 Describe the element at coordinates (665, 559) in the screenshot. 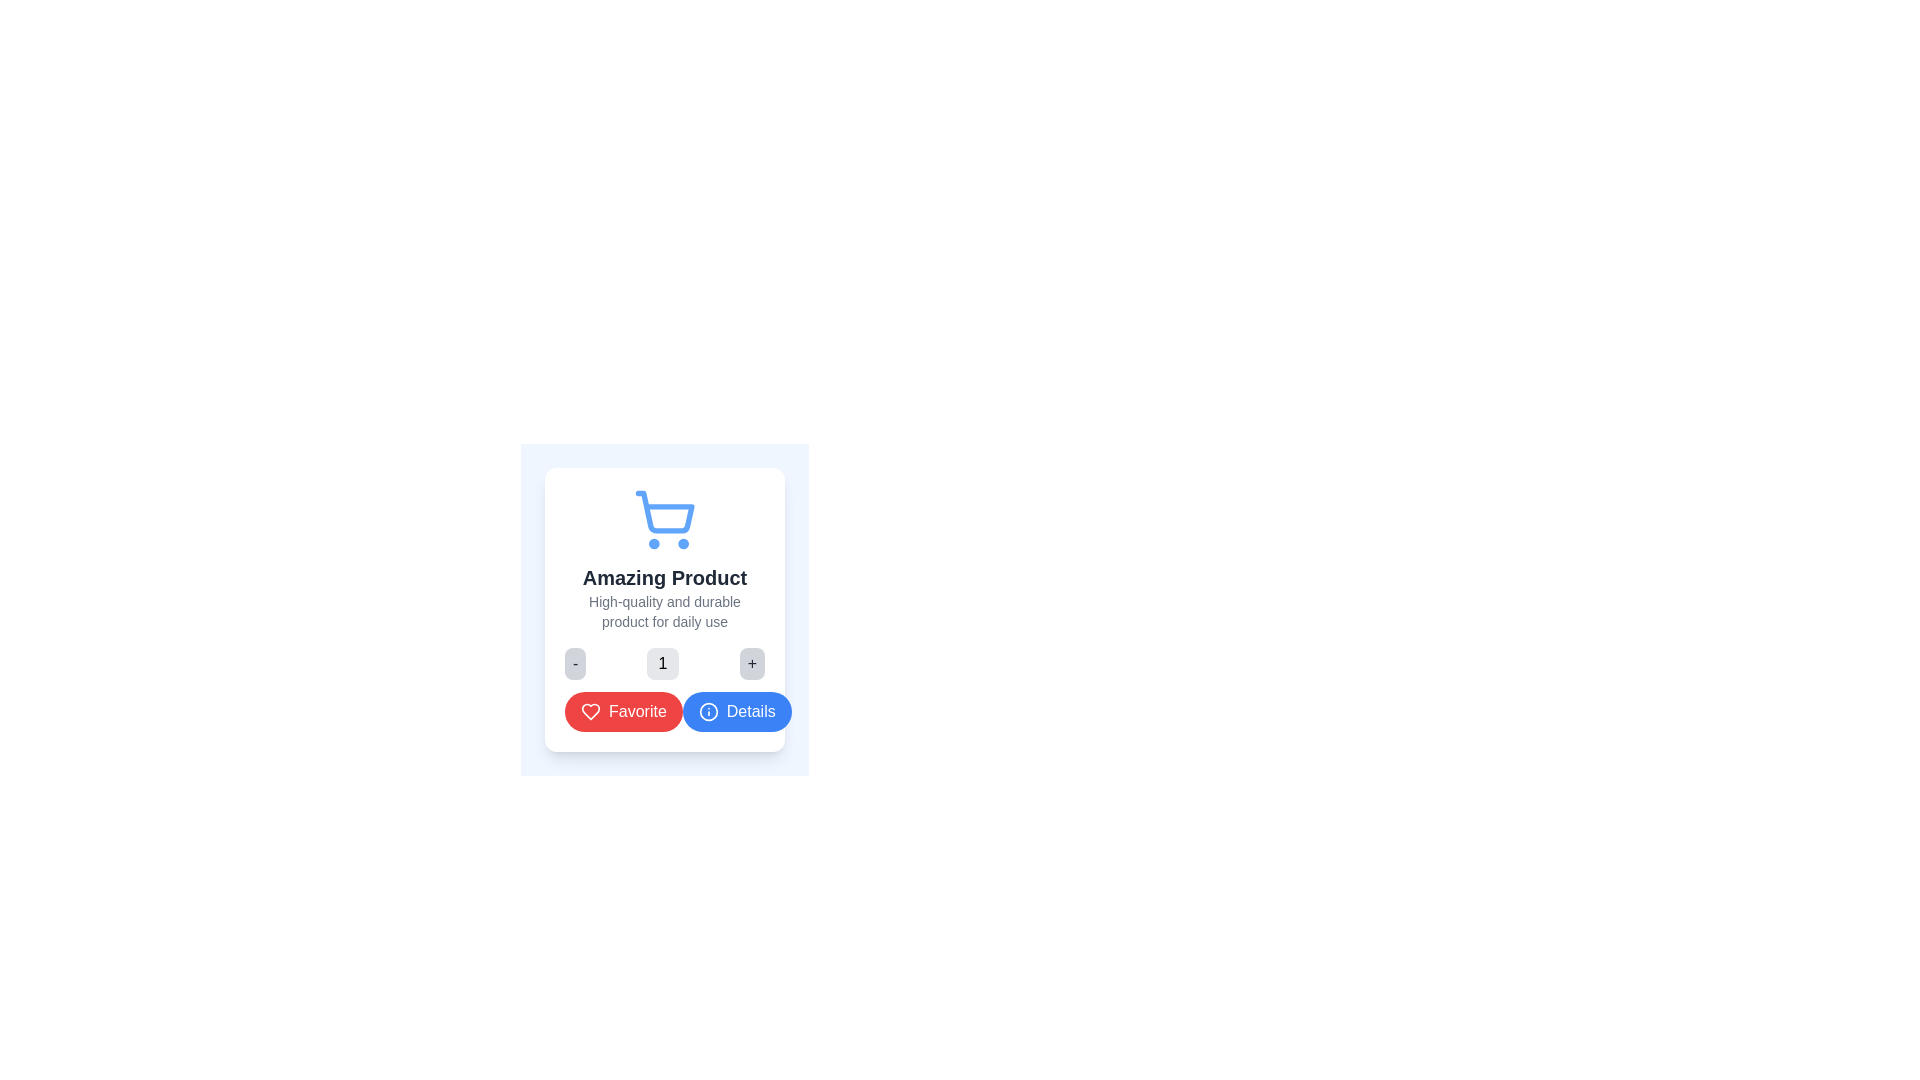

I see `the blue shopping cart icon located at the top of the product card labeled 'Amazing Product'` at that location.